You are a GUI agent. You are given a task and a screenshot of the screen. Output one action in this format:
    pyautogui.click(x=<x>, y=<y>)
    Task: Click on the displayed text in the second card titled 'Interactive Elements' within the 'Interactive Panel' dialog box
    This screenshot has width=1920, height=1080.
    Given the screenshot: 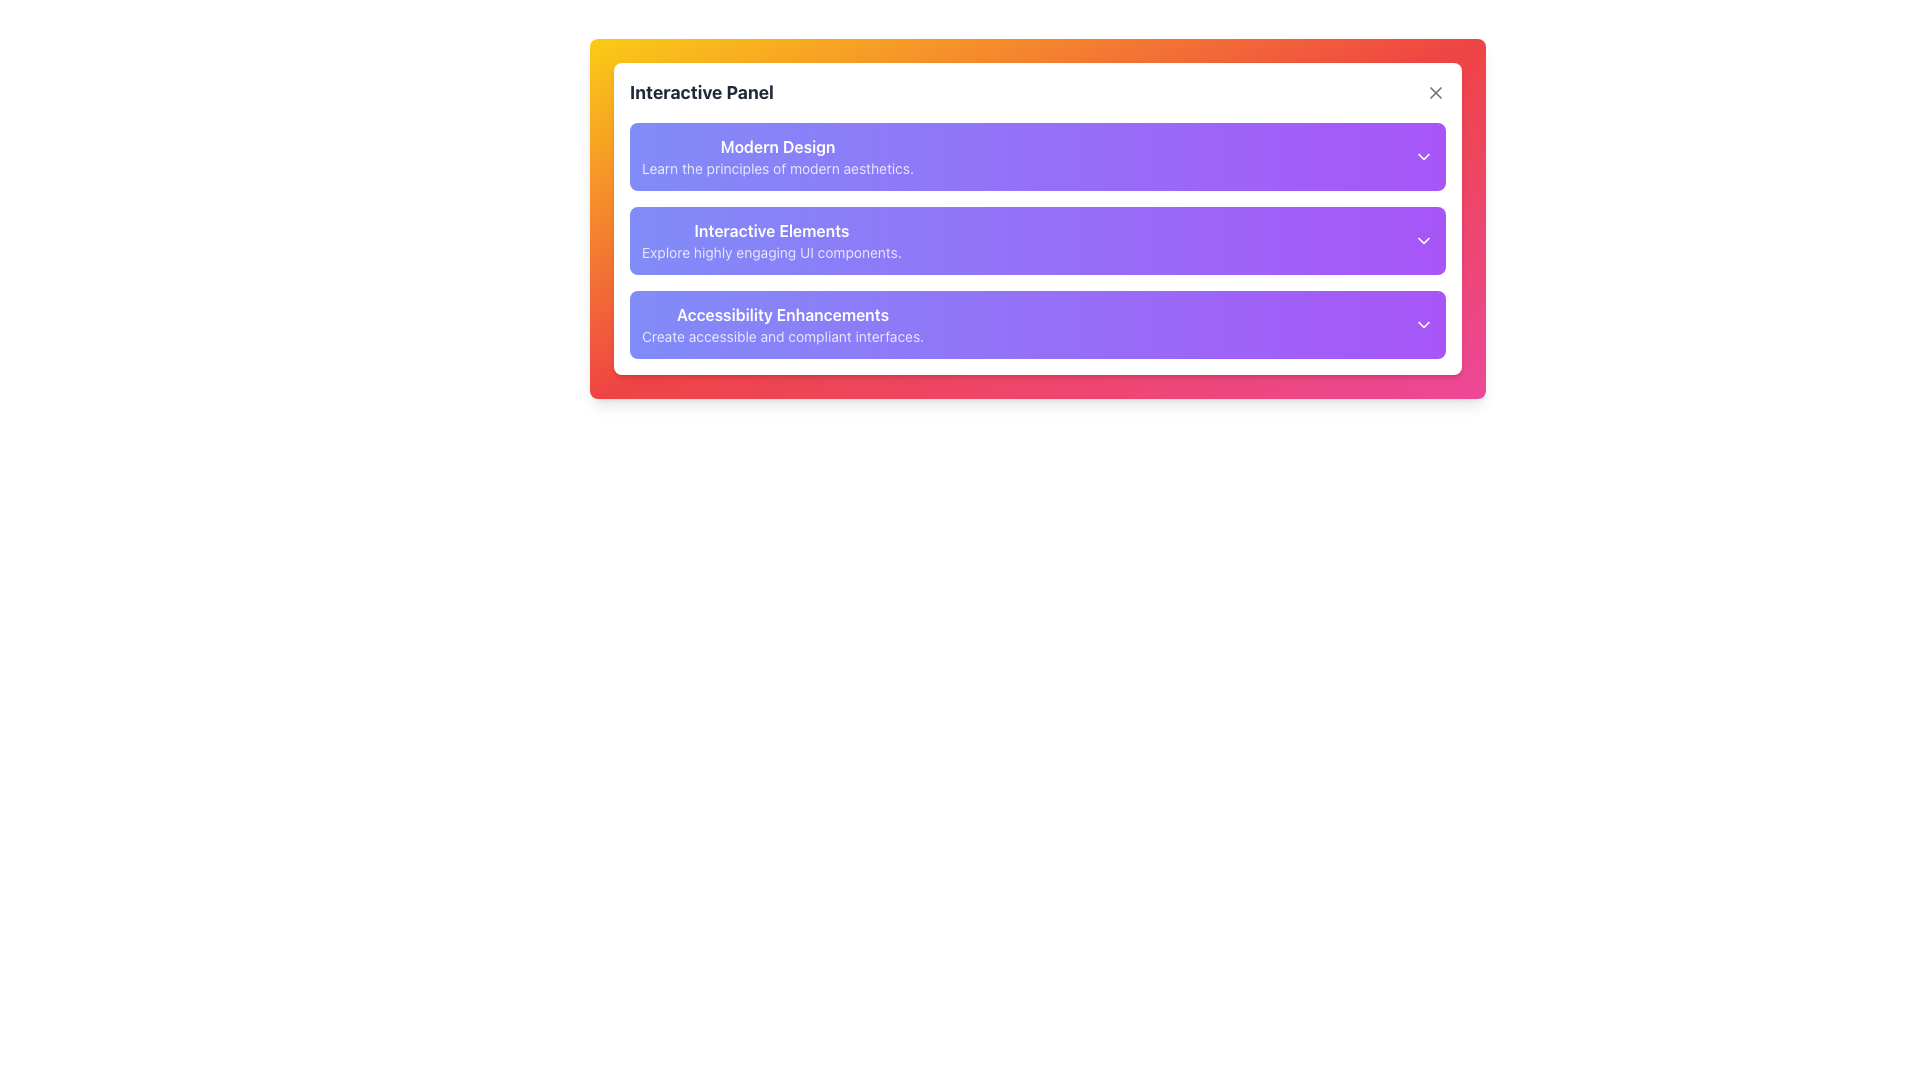 What is the action you would take?
    pyautogui.click(x=771, y=239)
    